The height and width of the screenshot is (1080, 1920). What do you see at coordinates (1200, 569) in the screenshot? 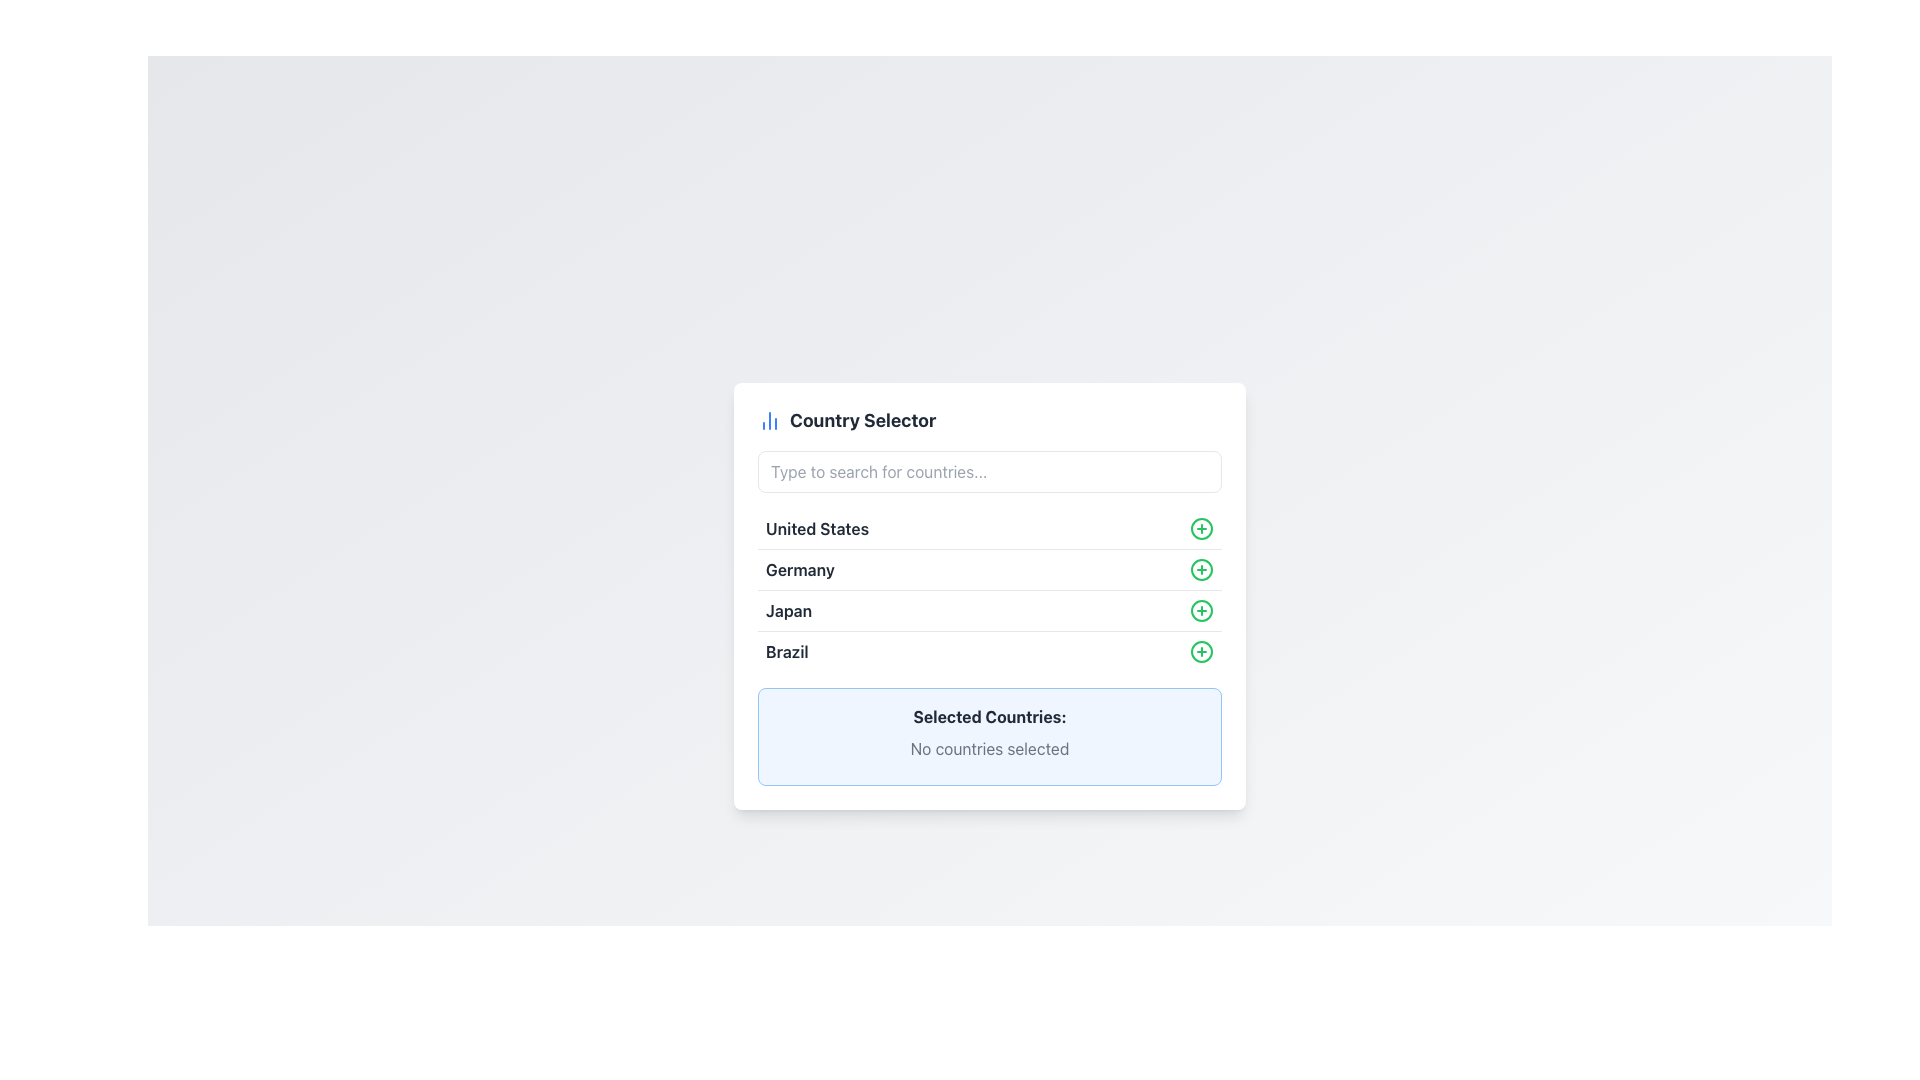
I see `the circular add button associated with the 'Germany' option, which is styled in green with a plus symbol in its center` at bounding box center [1200, 569].